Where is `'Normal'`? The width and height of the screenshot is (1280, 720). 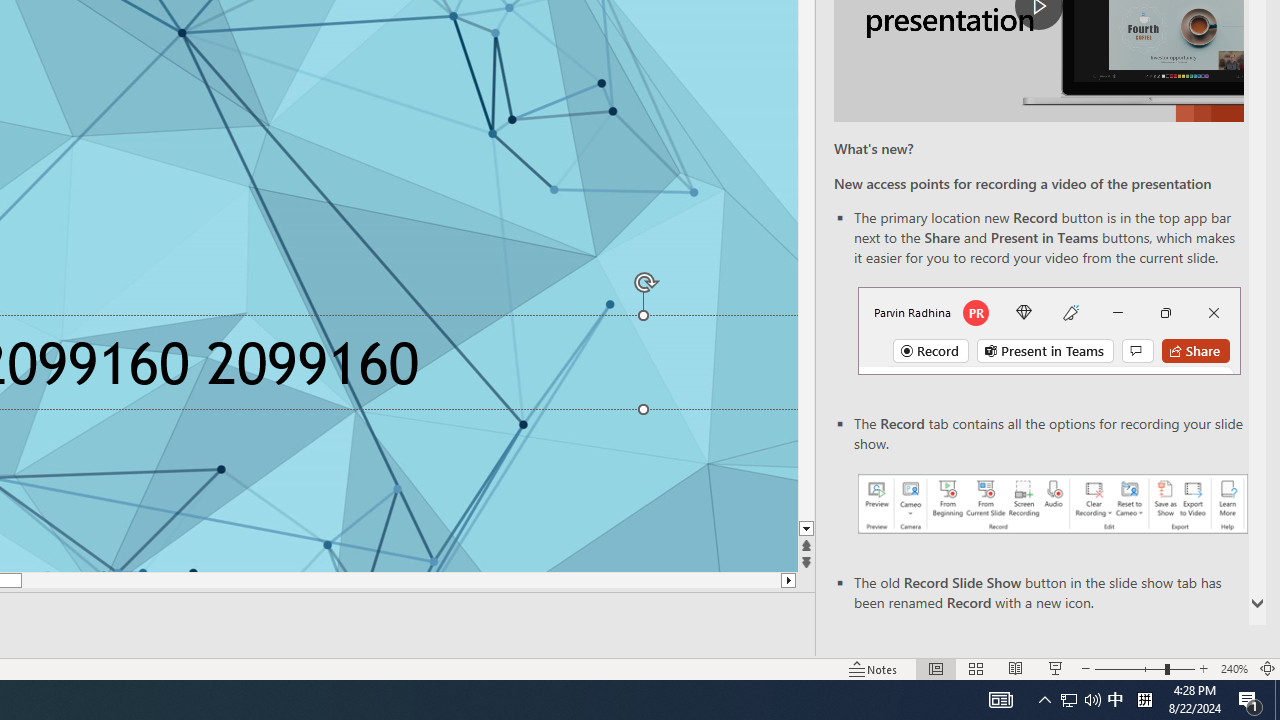 'Normal' is located at coordinates (935, 669).